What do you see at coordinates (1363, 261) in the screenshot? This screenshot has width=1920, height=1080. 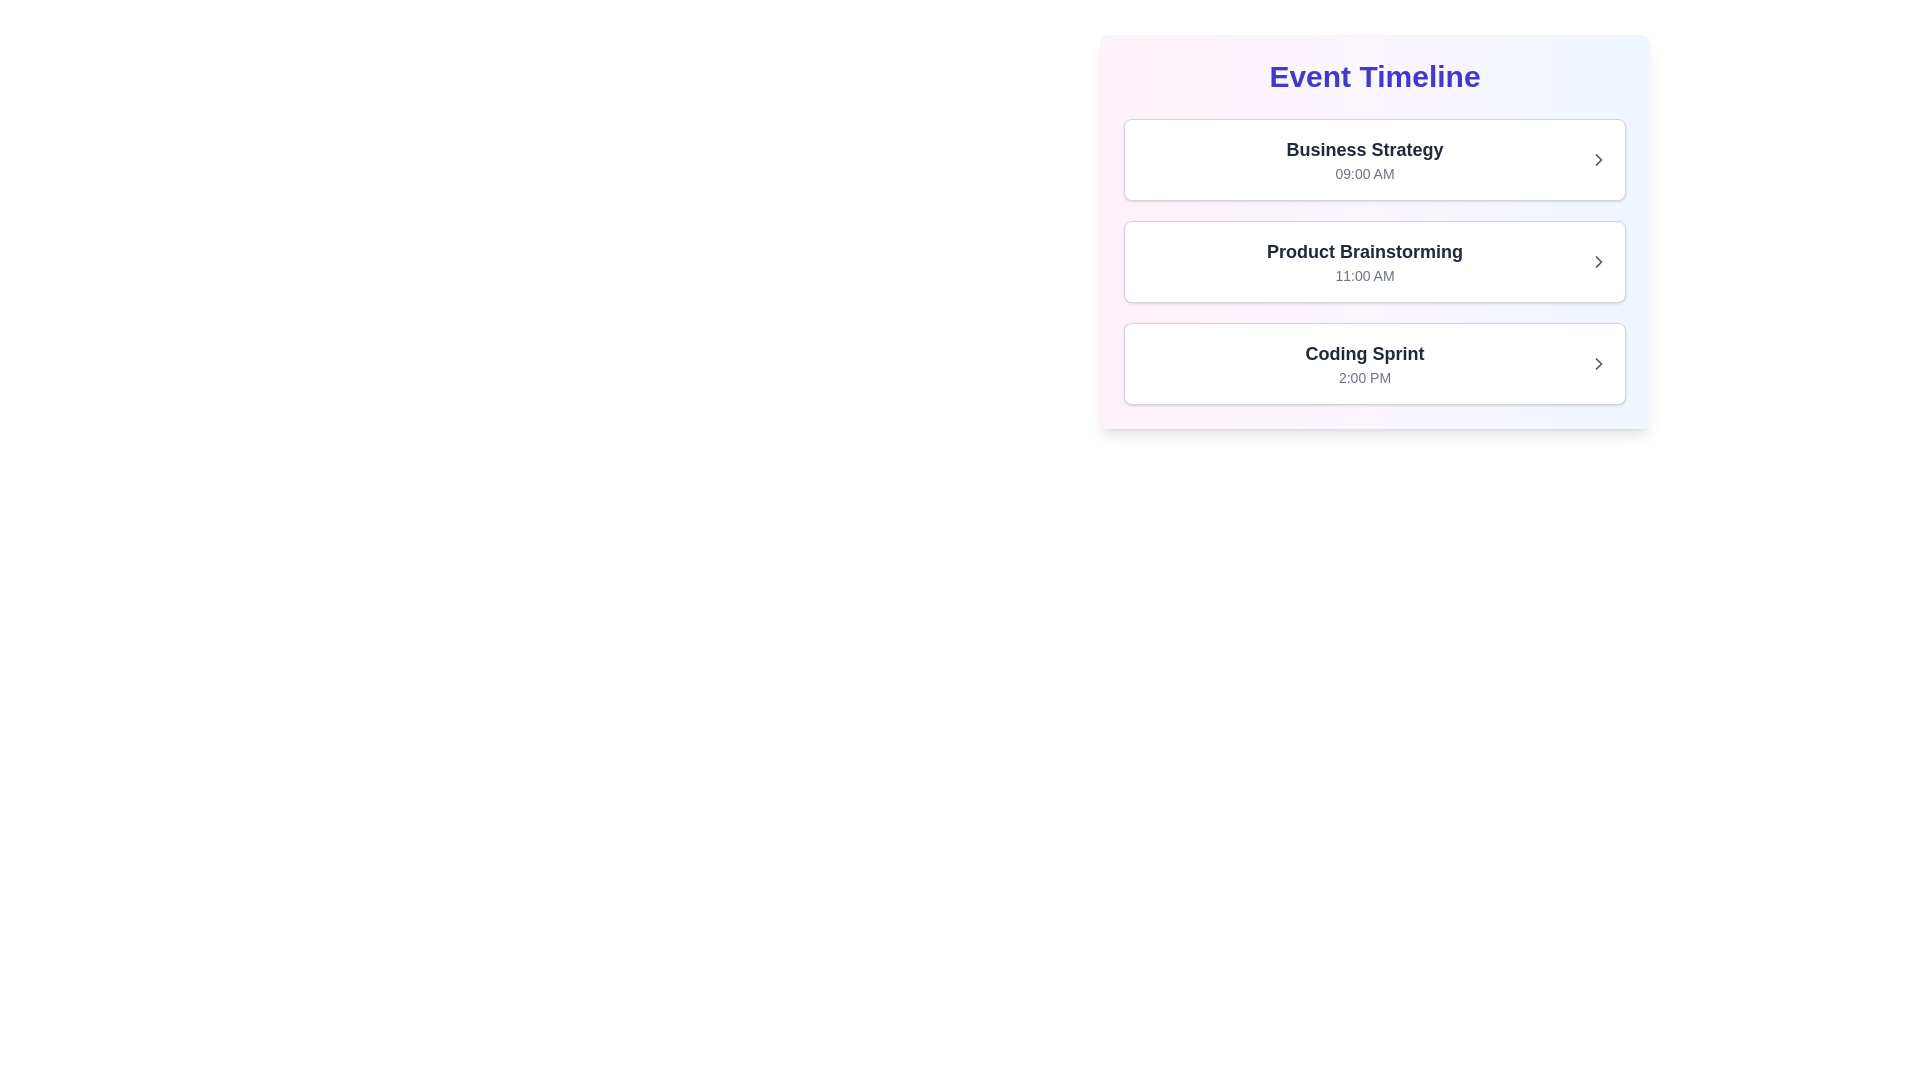 I see `the 'Product Brainstorming' text block in the Event Timeline section` at bounding box center [1363, 261].